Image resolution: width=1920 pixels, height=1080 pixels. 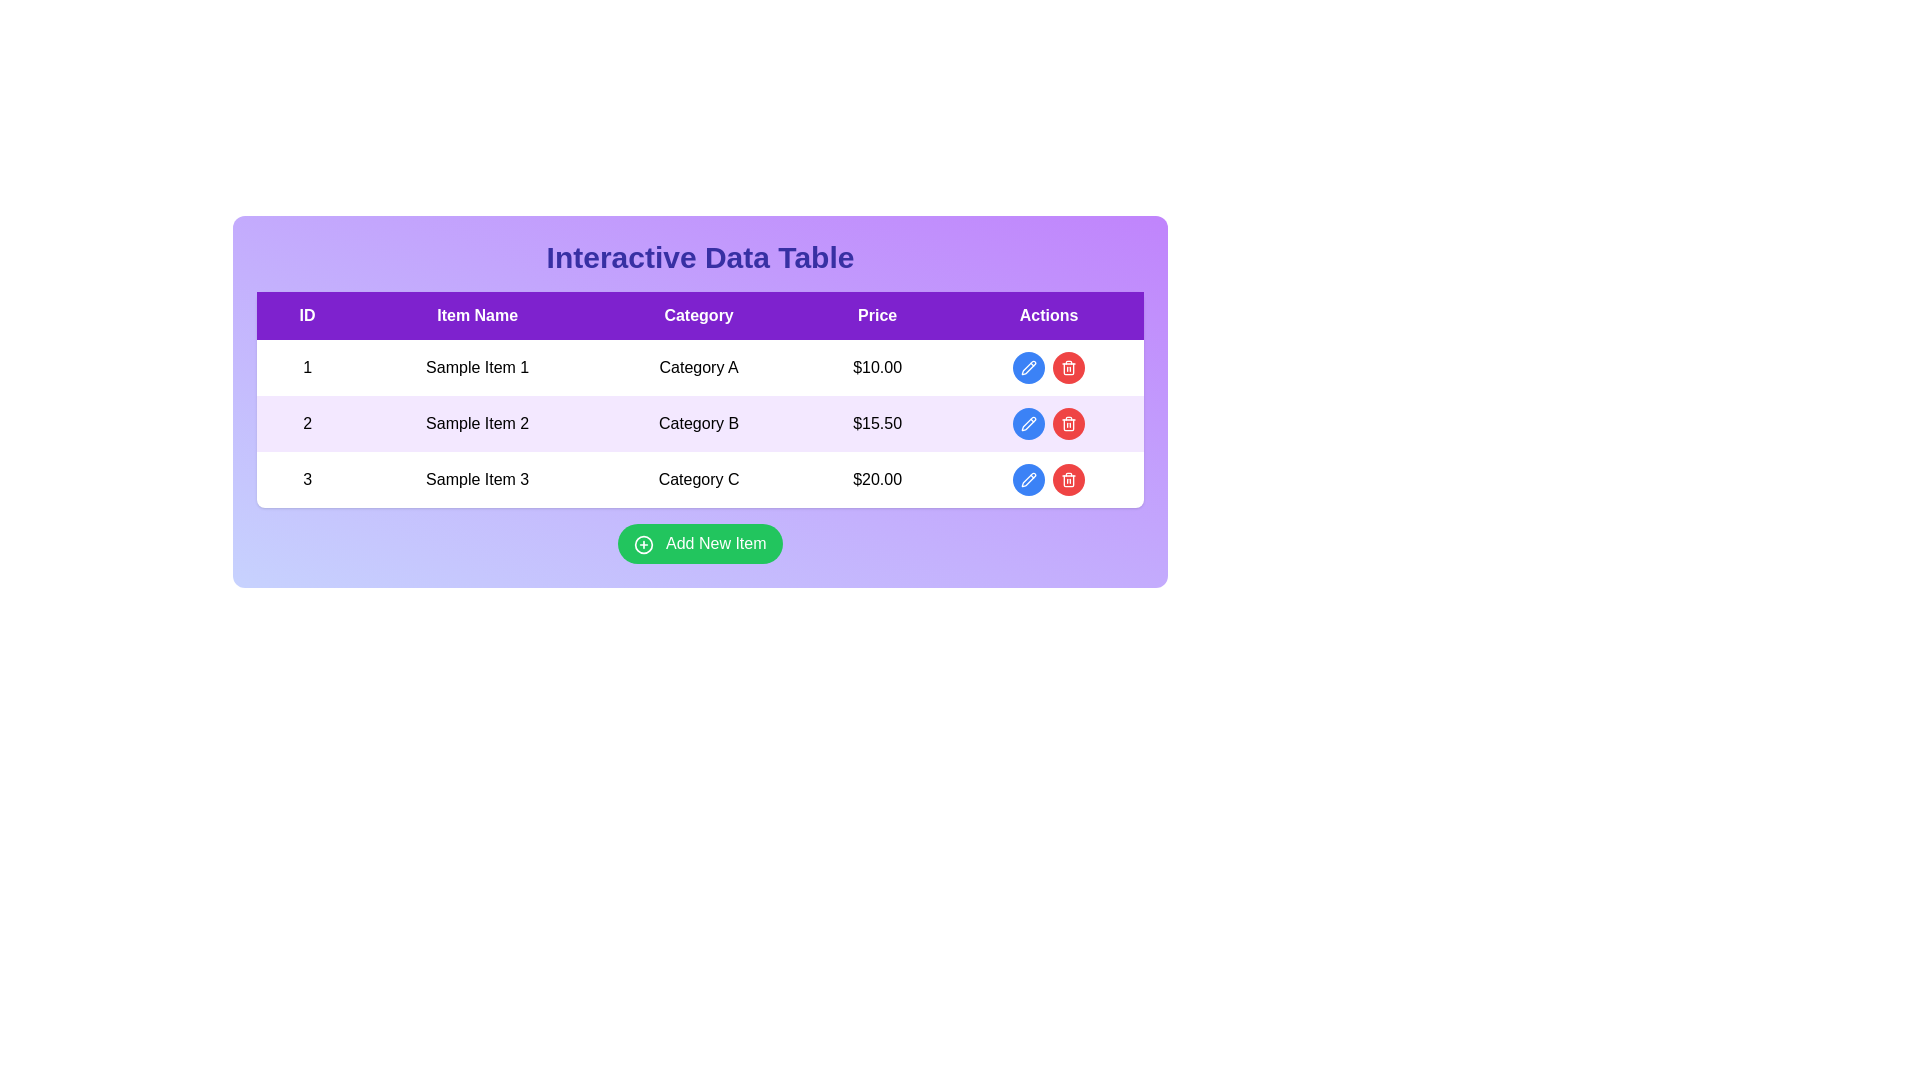 I want to click on the text label 'Sample Item 3' in the third row of the table under the 'Item Name' column, so click(x=476, y=479).